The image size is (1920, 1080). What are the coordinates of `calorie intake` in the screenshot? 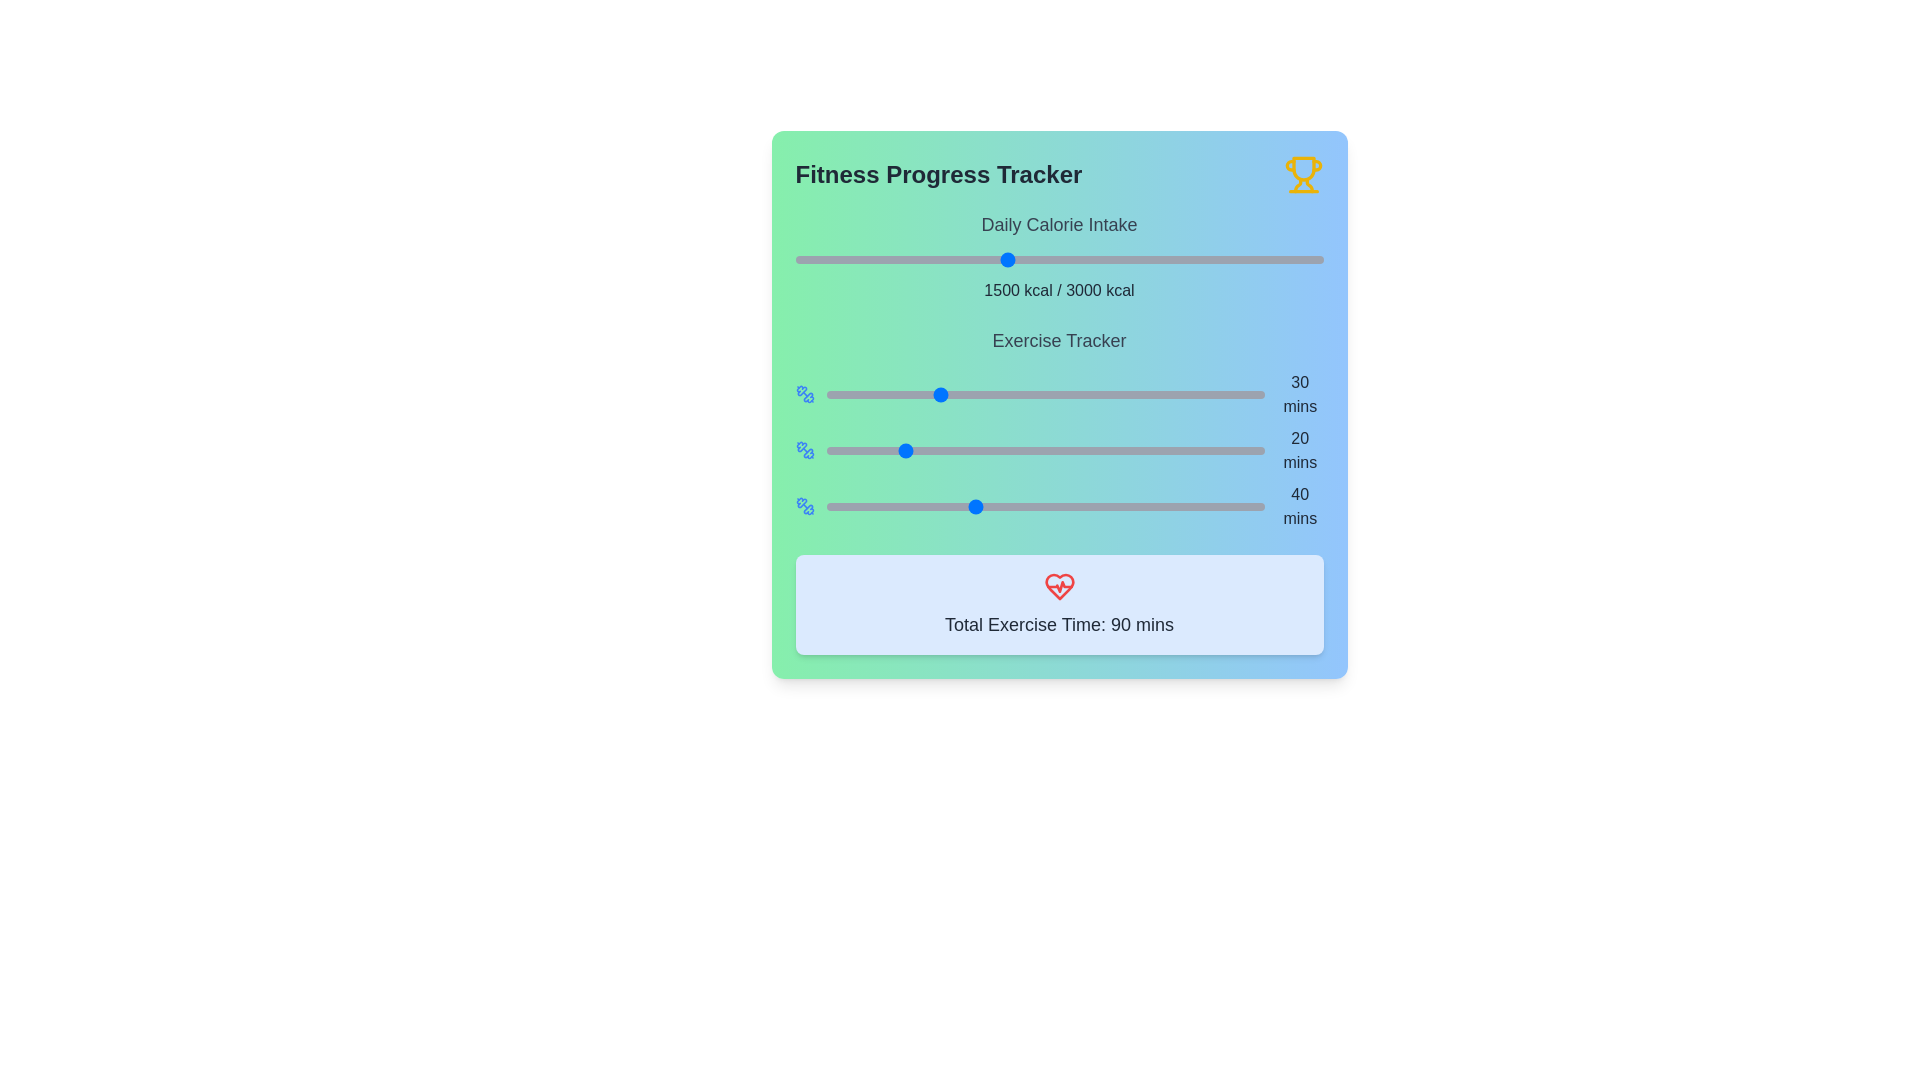 It's located at (1107, 258).